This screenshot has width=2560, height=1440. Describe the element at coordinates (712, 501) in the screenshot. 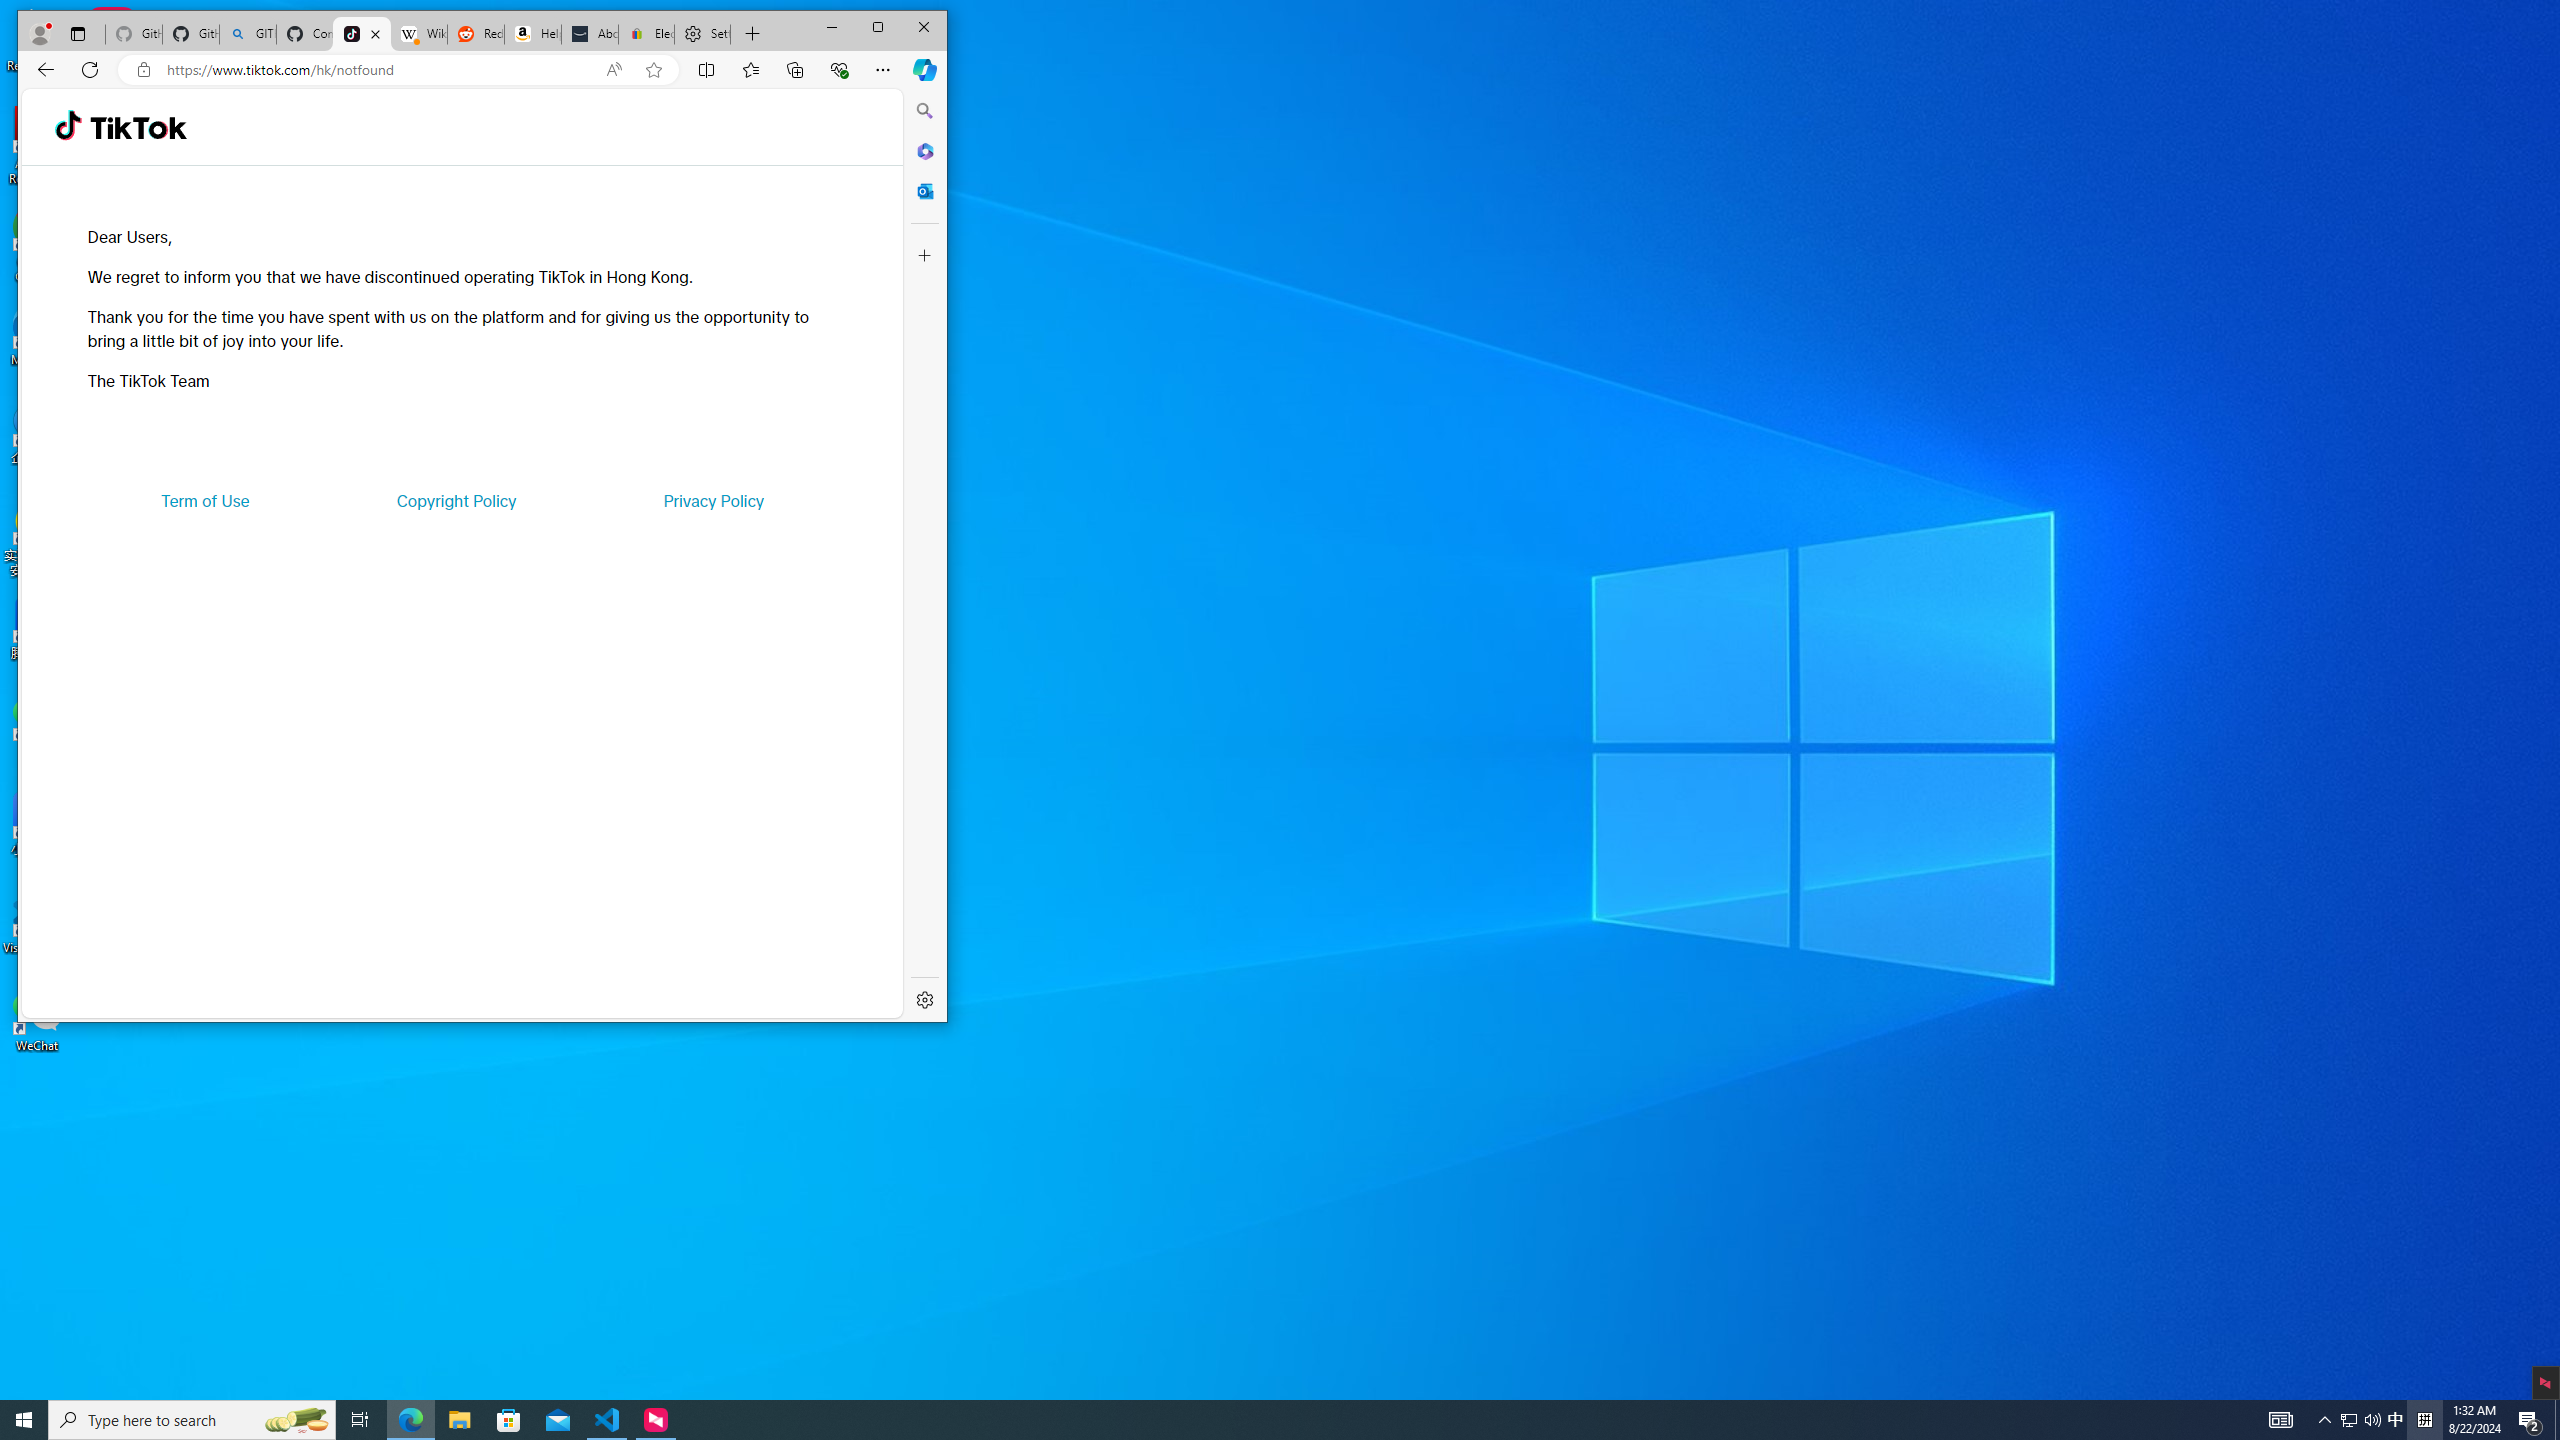

I see `'Privacy Policy'` at that location.